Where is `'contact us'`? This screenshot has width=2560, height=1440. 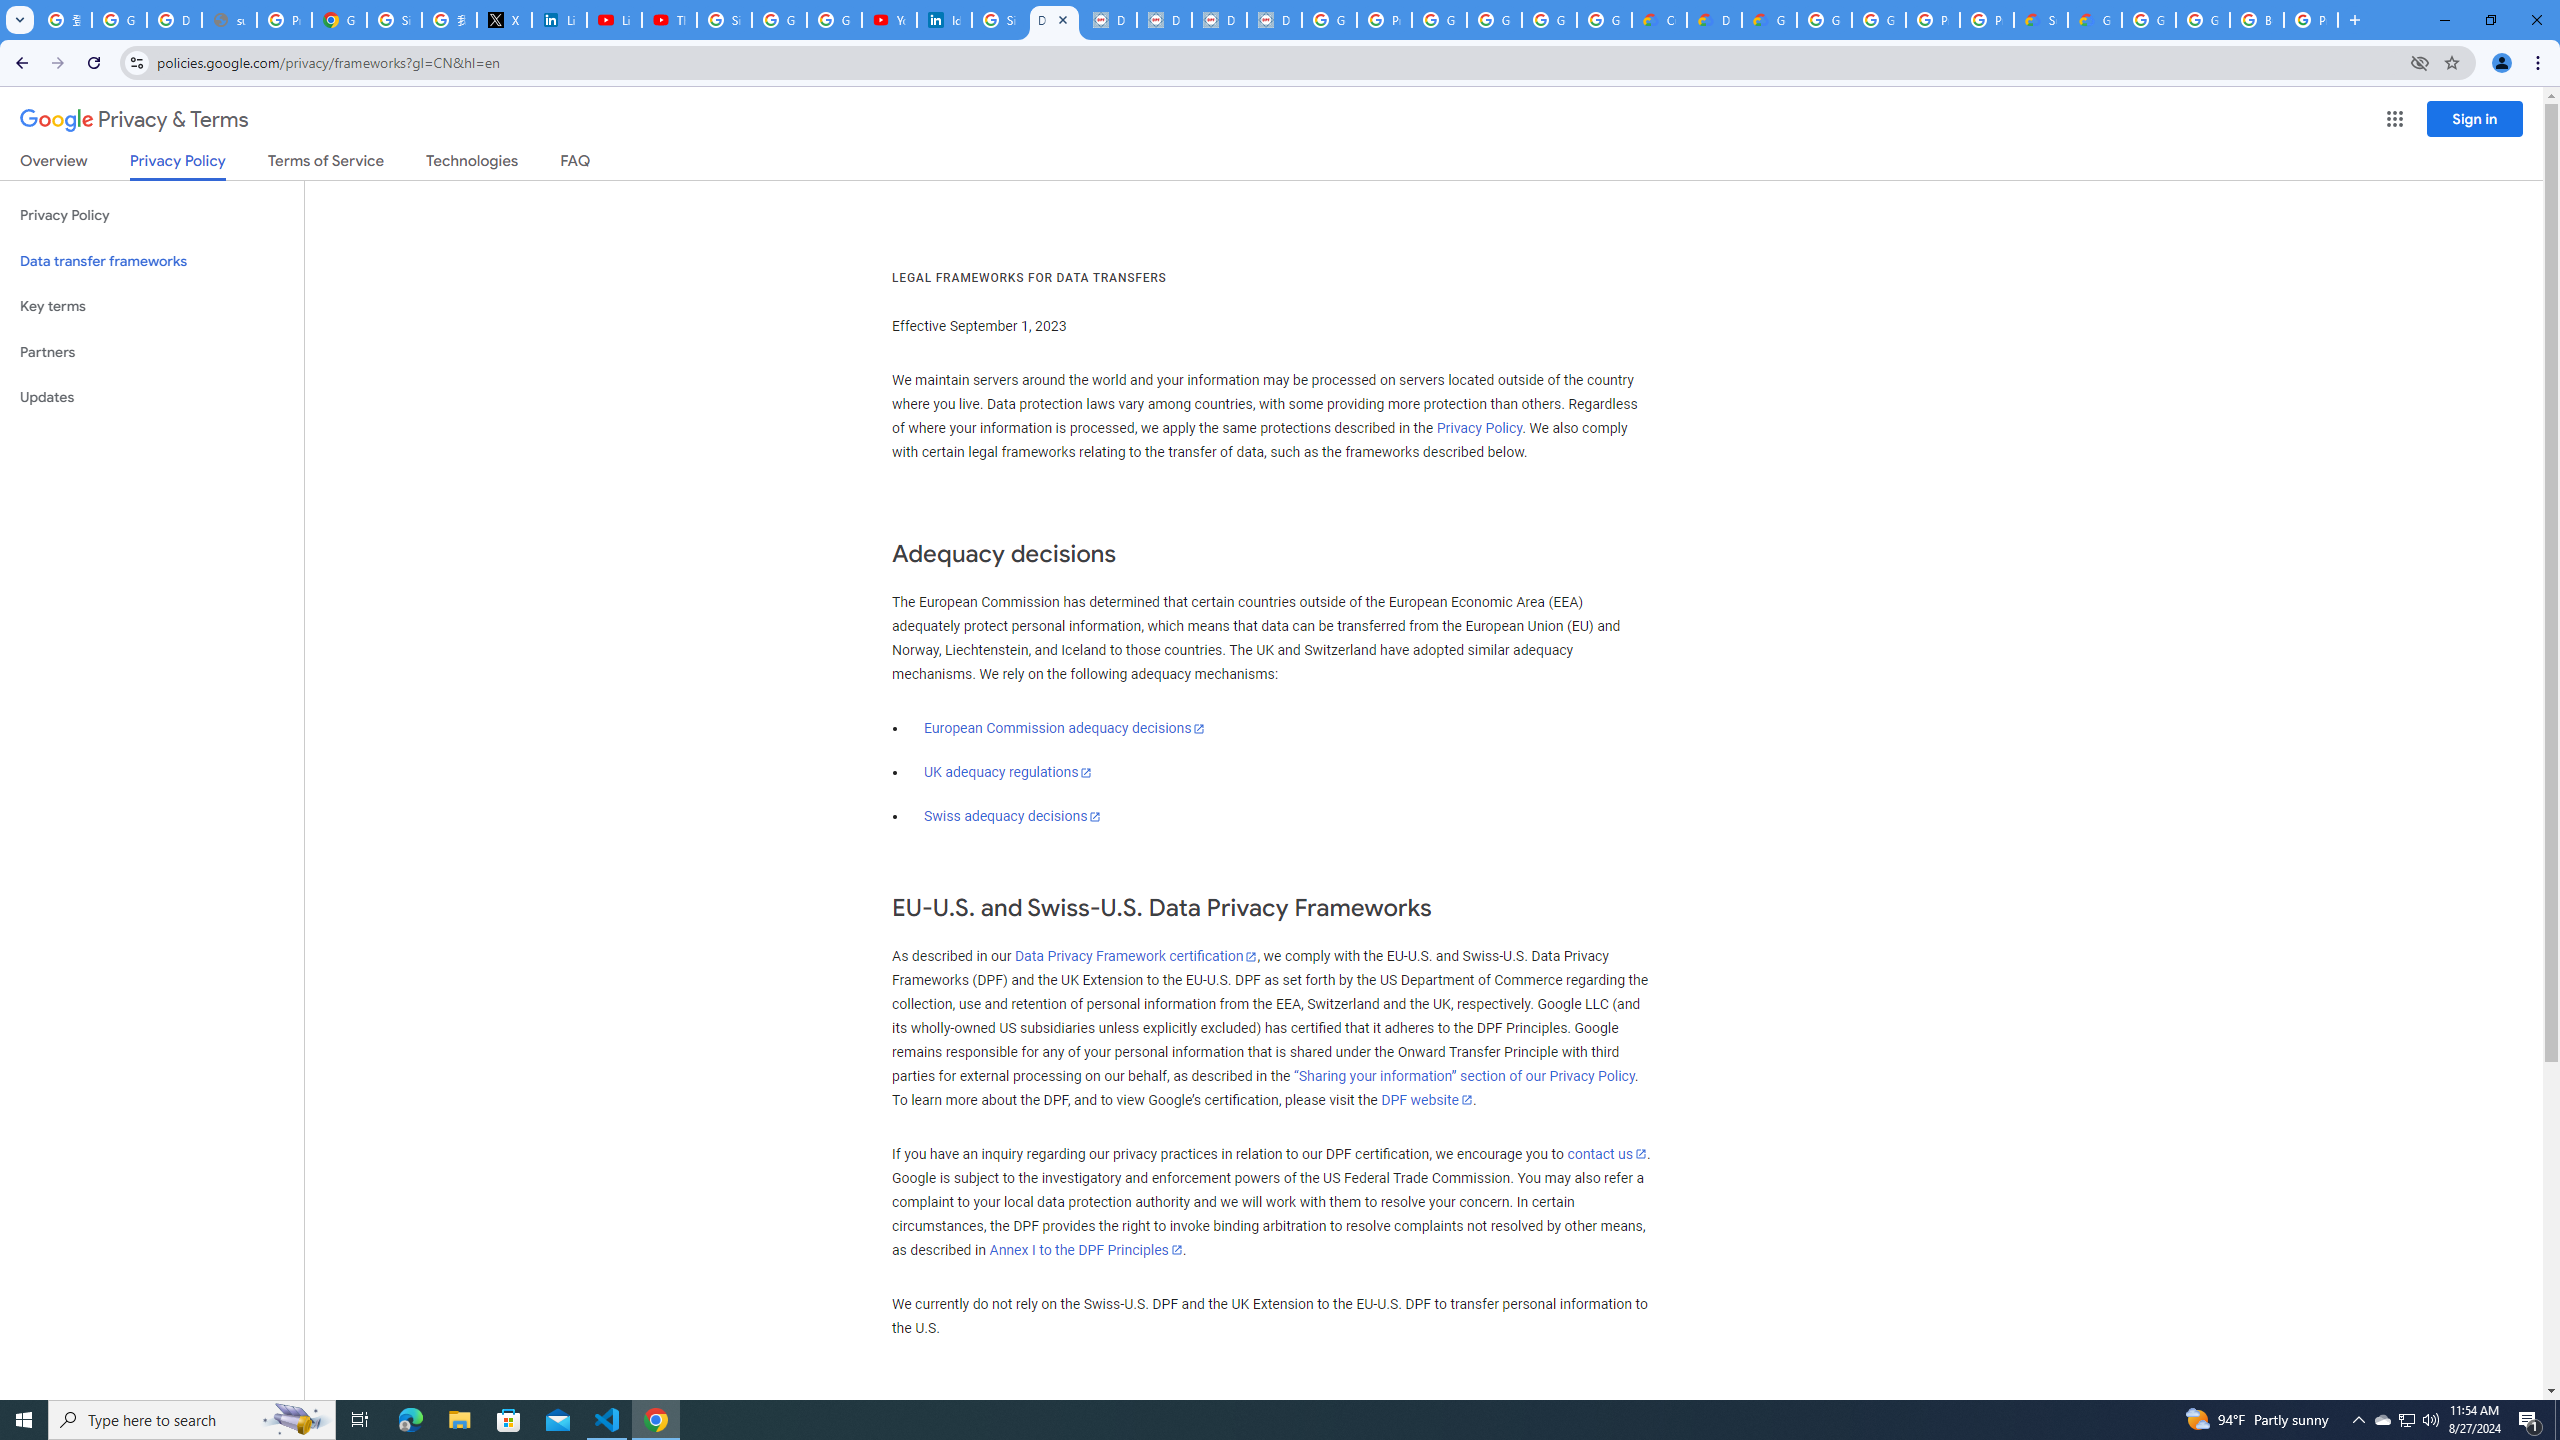
'contact us' is located at coordinates (1606, 1153).